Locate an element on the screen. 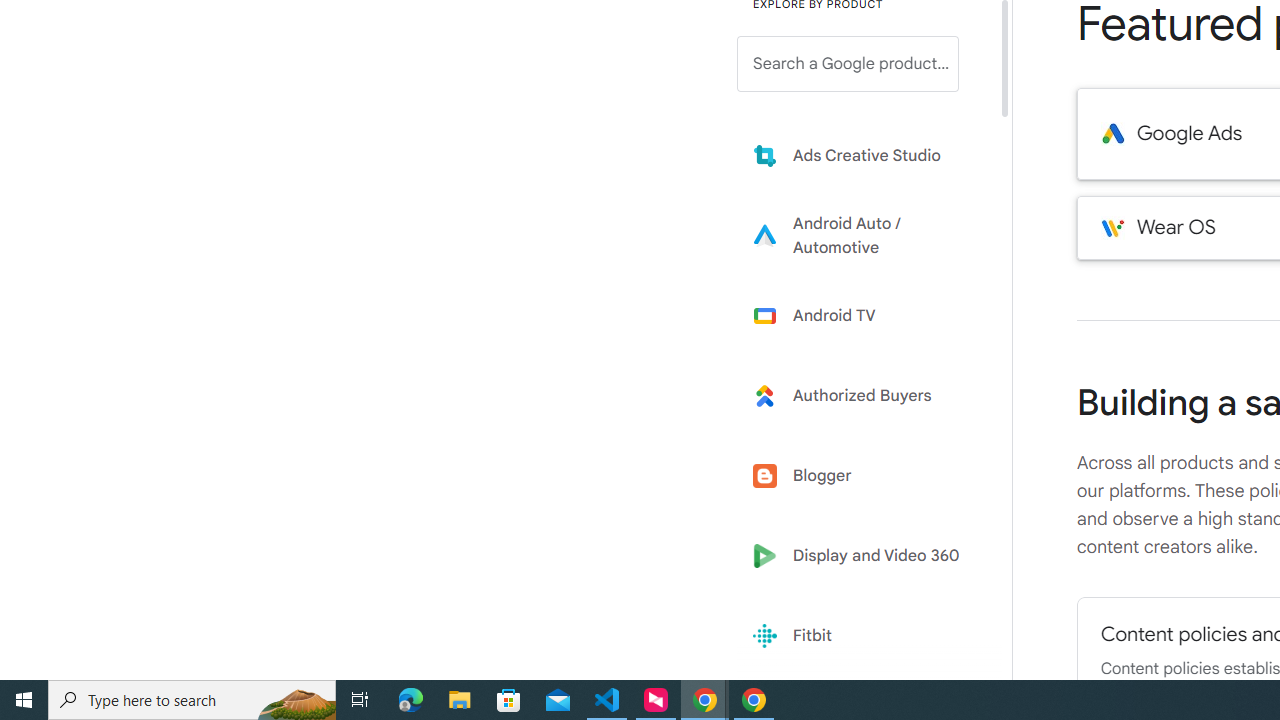 This screenshot has height=720, width=1280. 'Learn more about Authorized Buyers' is located at coordinates (862, 396).